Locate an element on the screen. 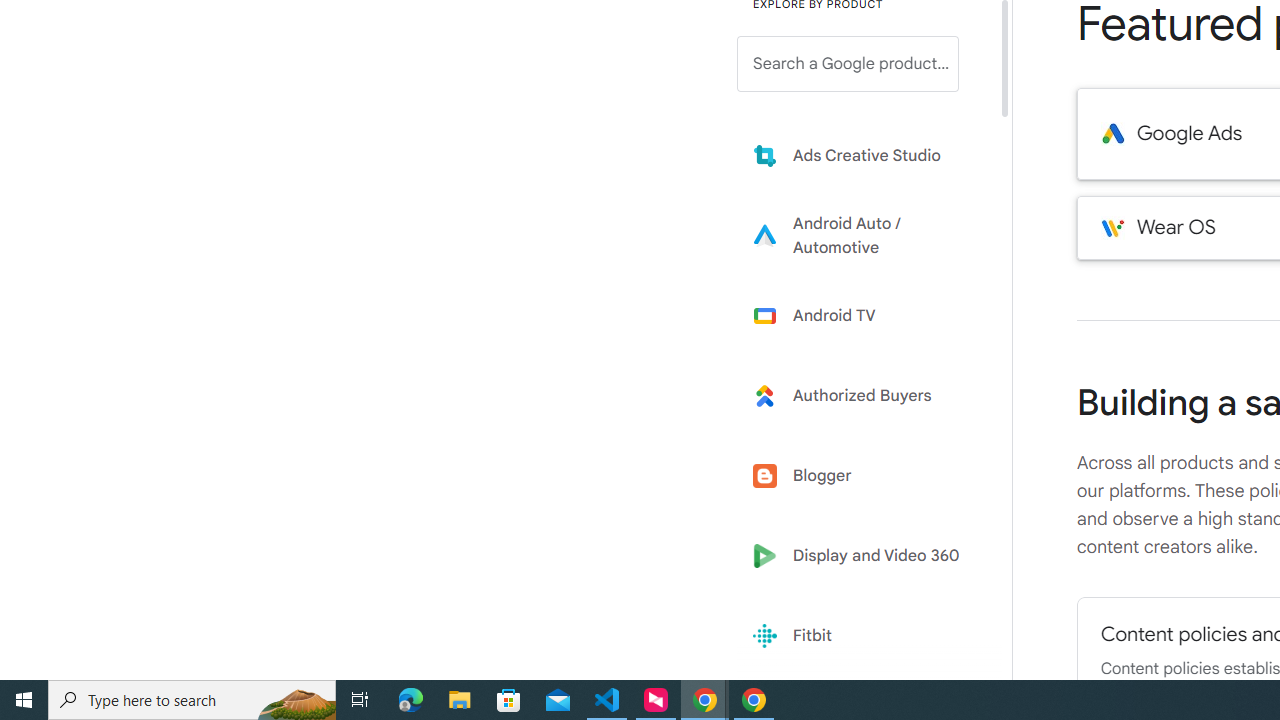 This screenshot has height=720, width=1280. 'Learn more about Authorized Buyers' is located at coordinates (862, 396).